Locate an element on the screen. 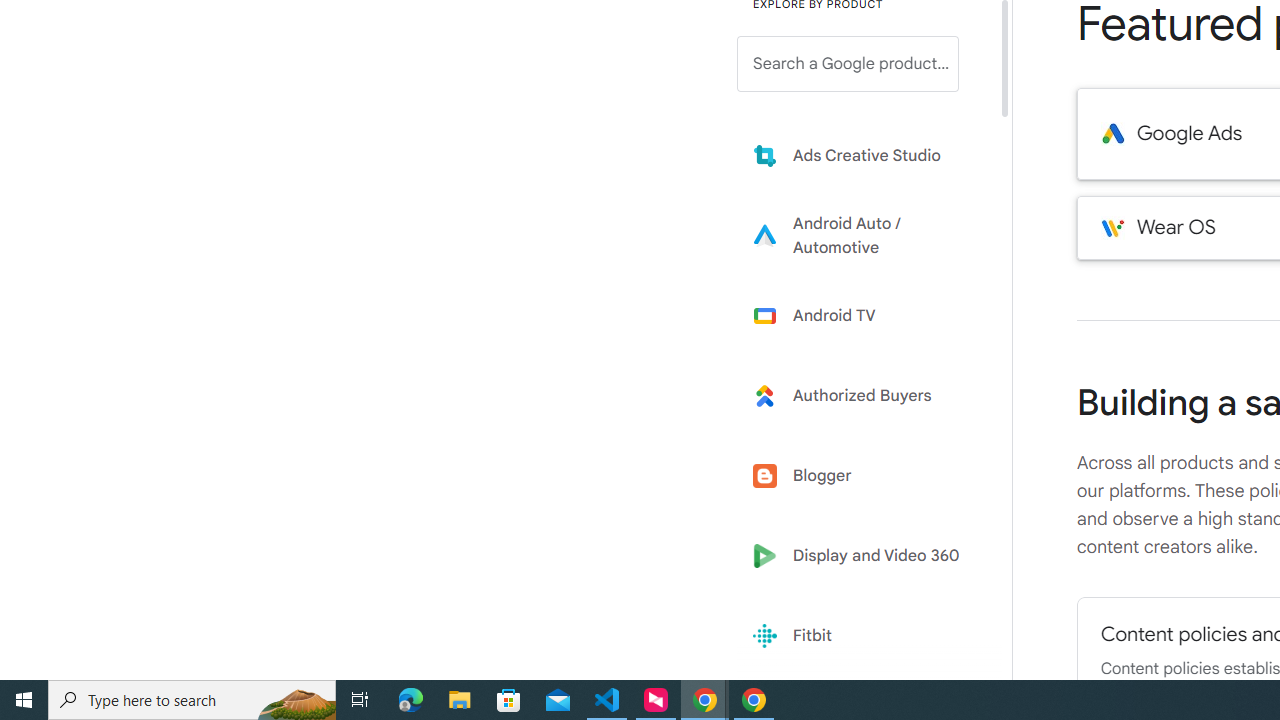 This screenshot has height=720, width=1280. 'Learn more about Authorized Buyers' is located at coordinates (862, 396).